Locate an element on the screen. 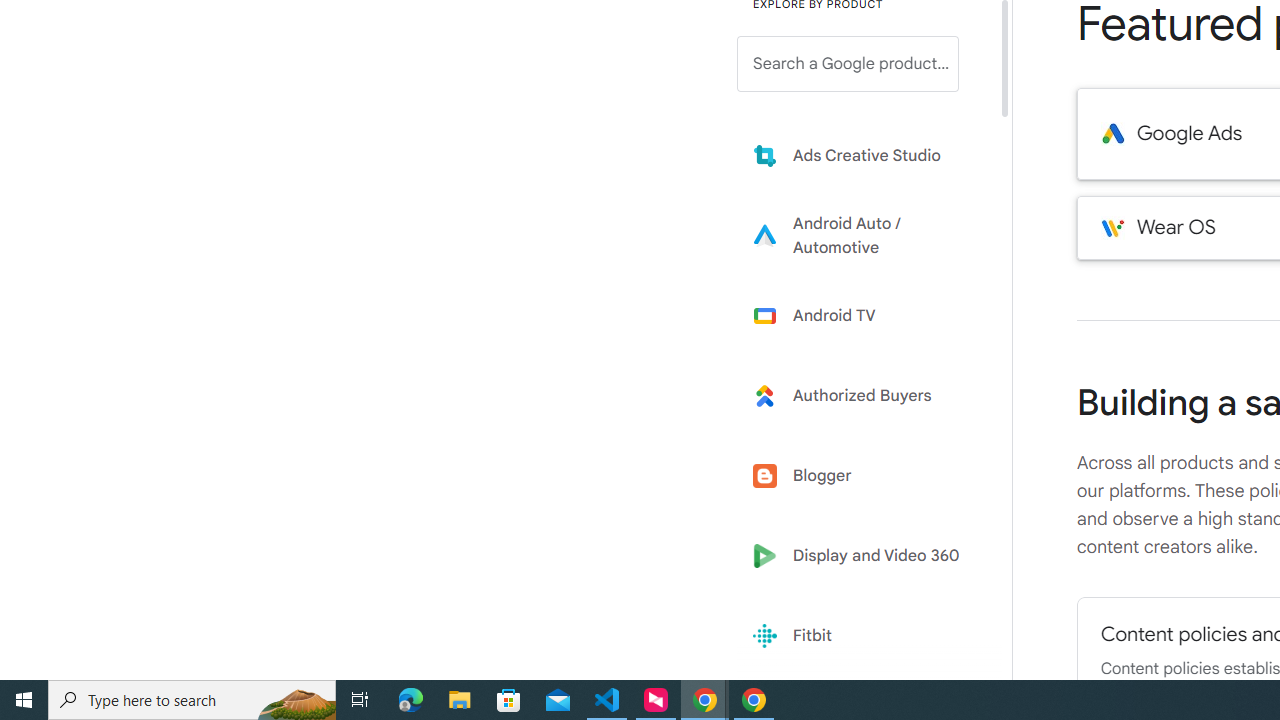 This screenshot has height=720, width=1280. 'Learn more about Authorized Buyers' is located at coordinates (862, 396).